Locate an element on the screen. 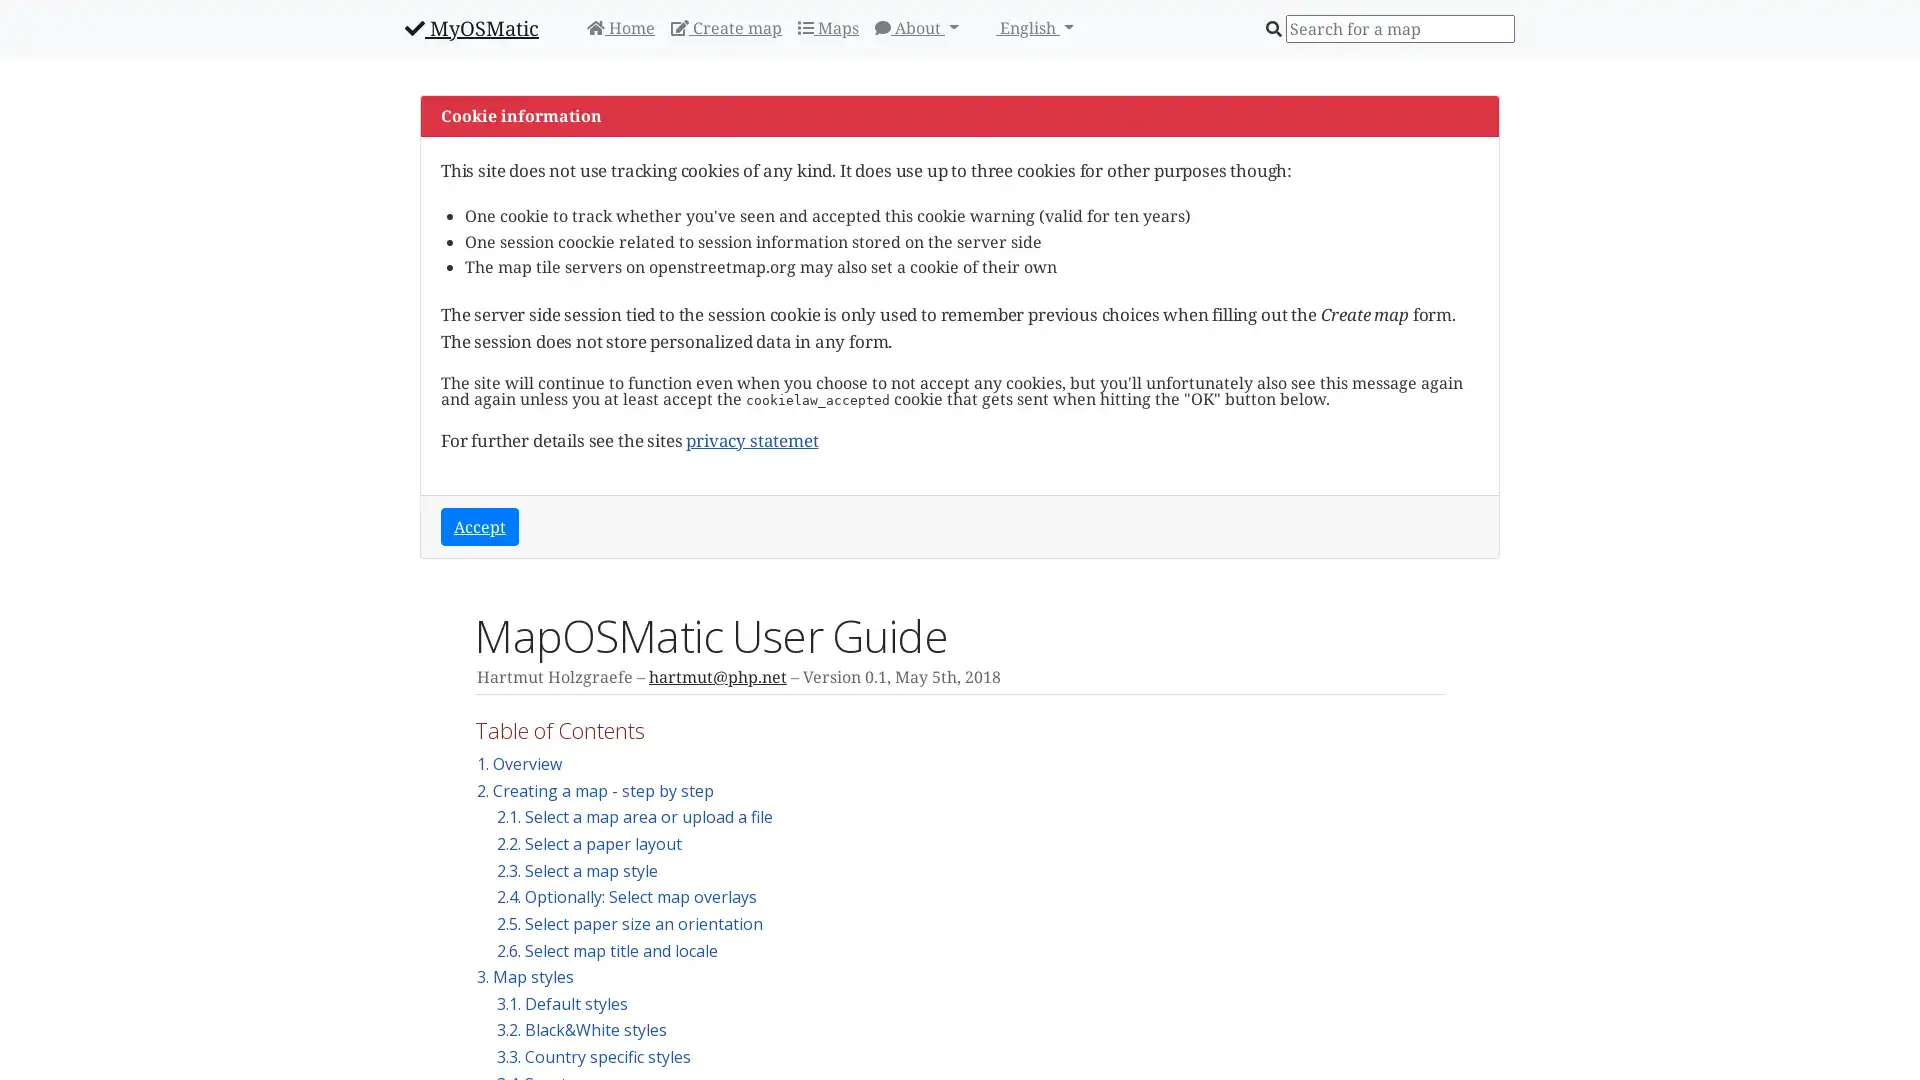 Image resolution: width=1920 pixels, height=1080 pixels. About is located at coordinates (915, 28).